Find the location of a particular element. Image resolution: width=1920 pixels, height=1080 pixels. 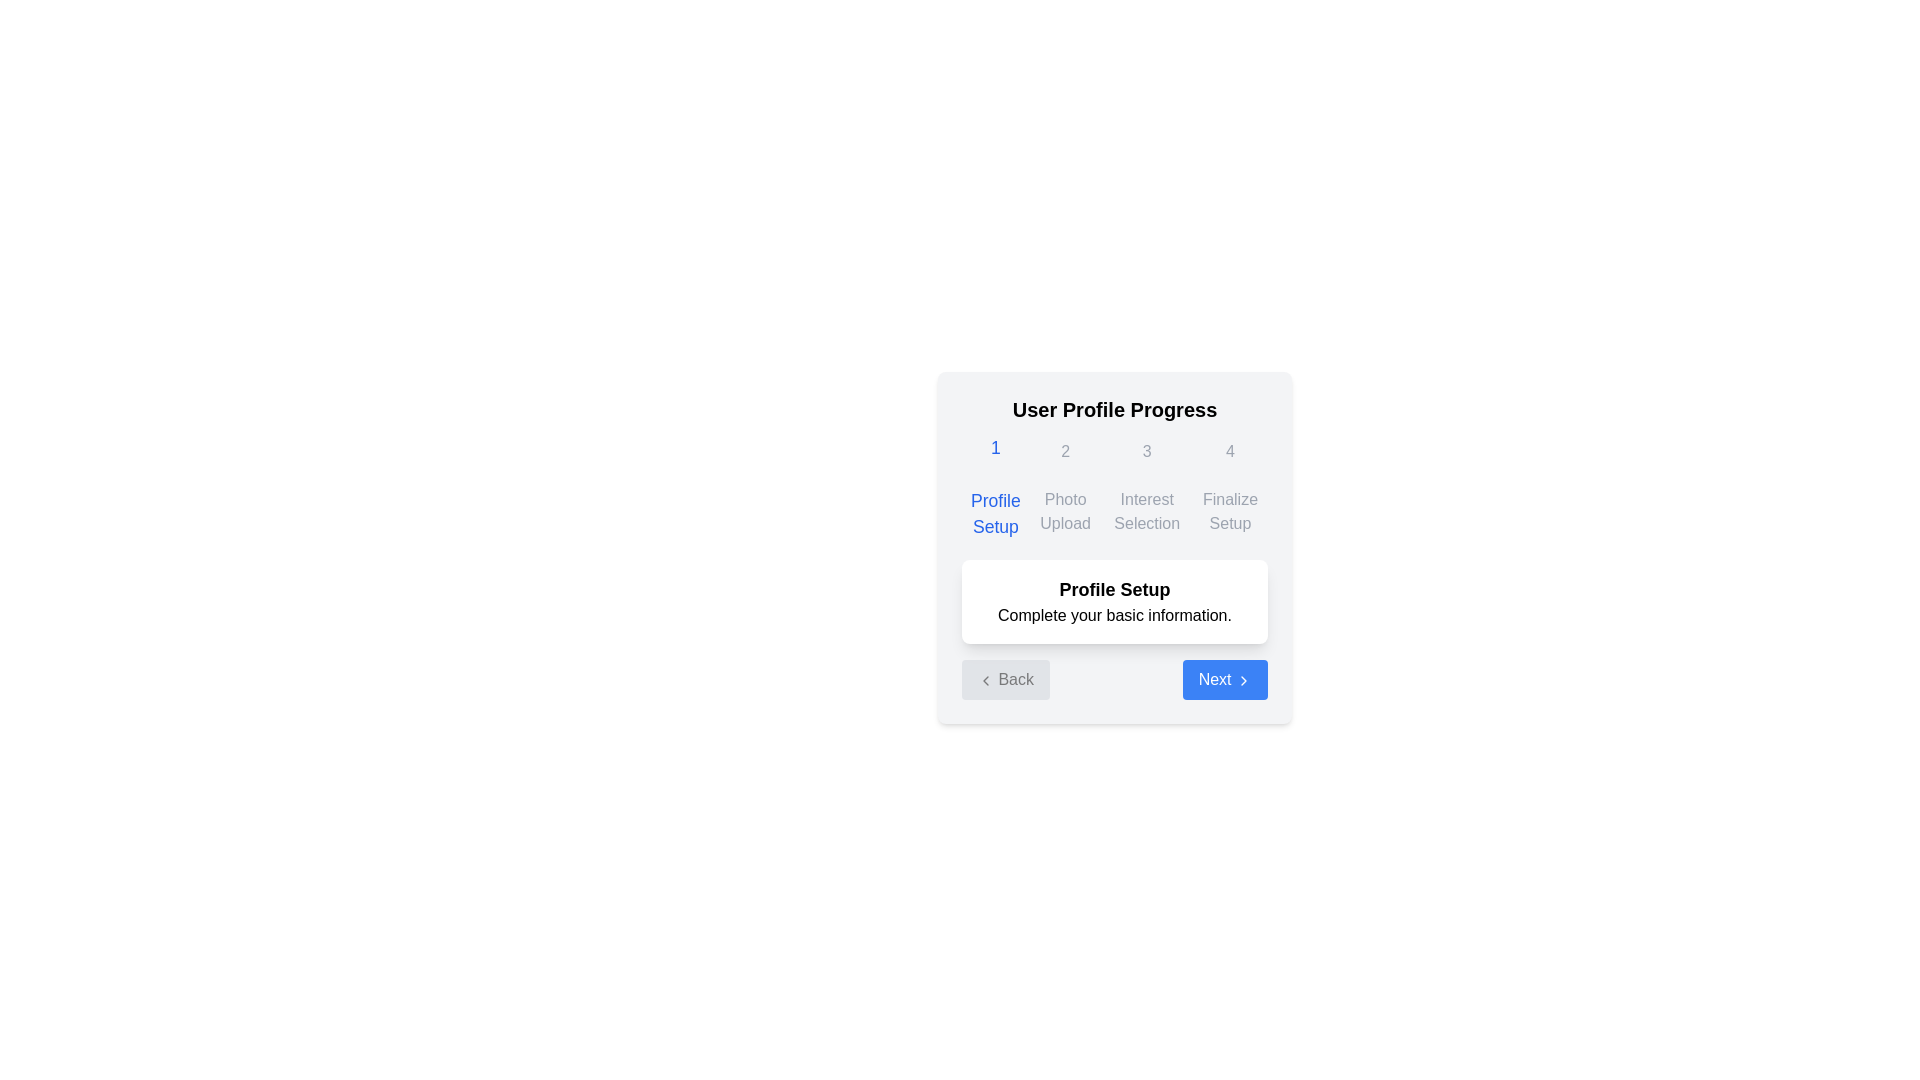

the Step indicator labeled 'Finalize Setup', which displays the digit '4' in a larger font above the label, located in the User Profile Progress section is located at coordinates (1229, 488).